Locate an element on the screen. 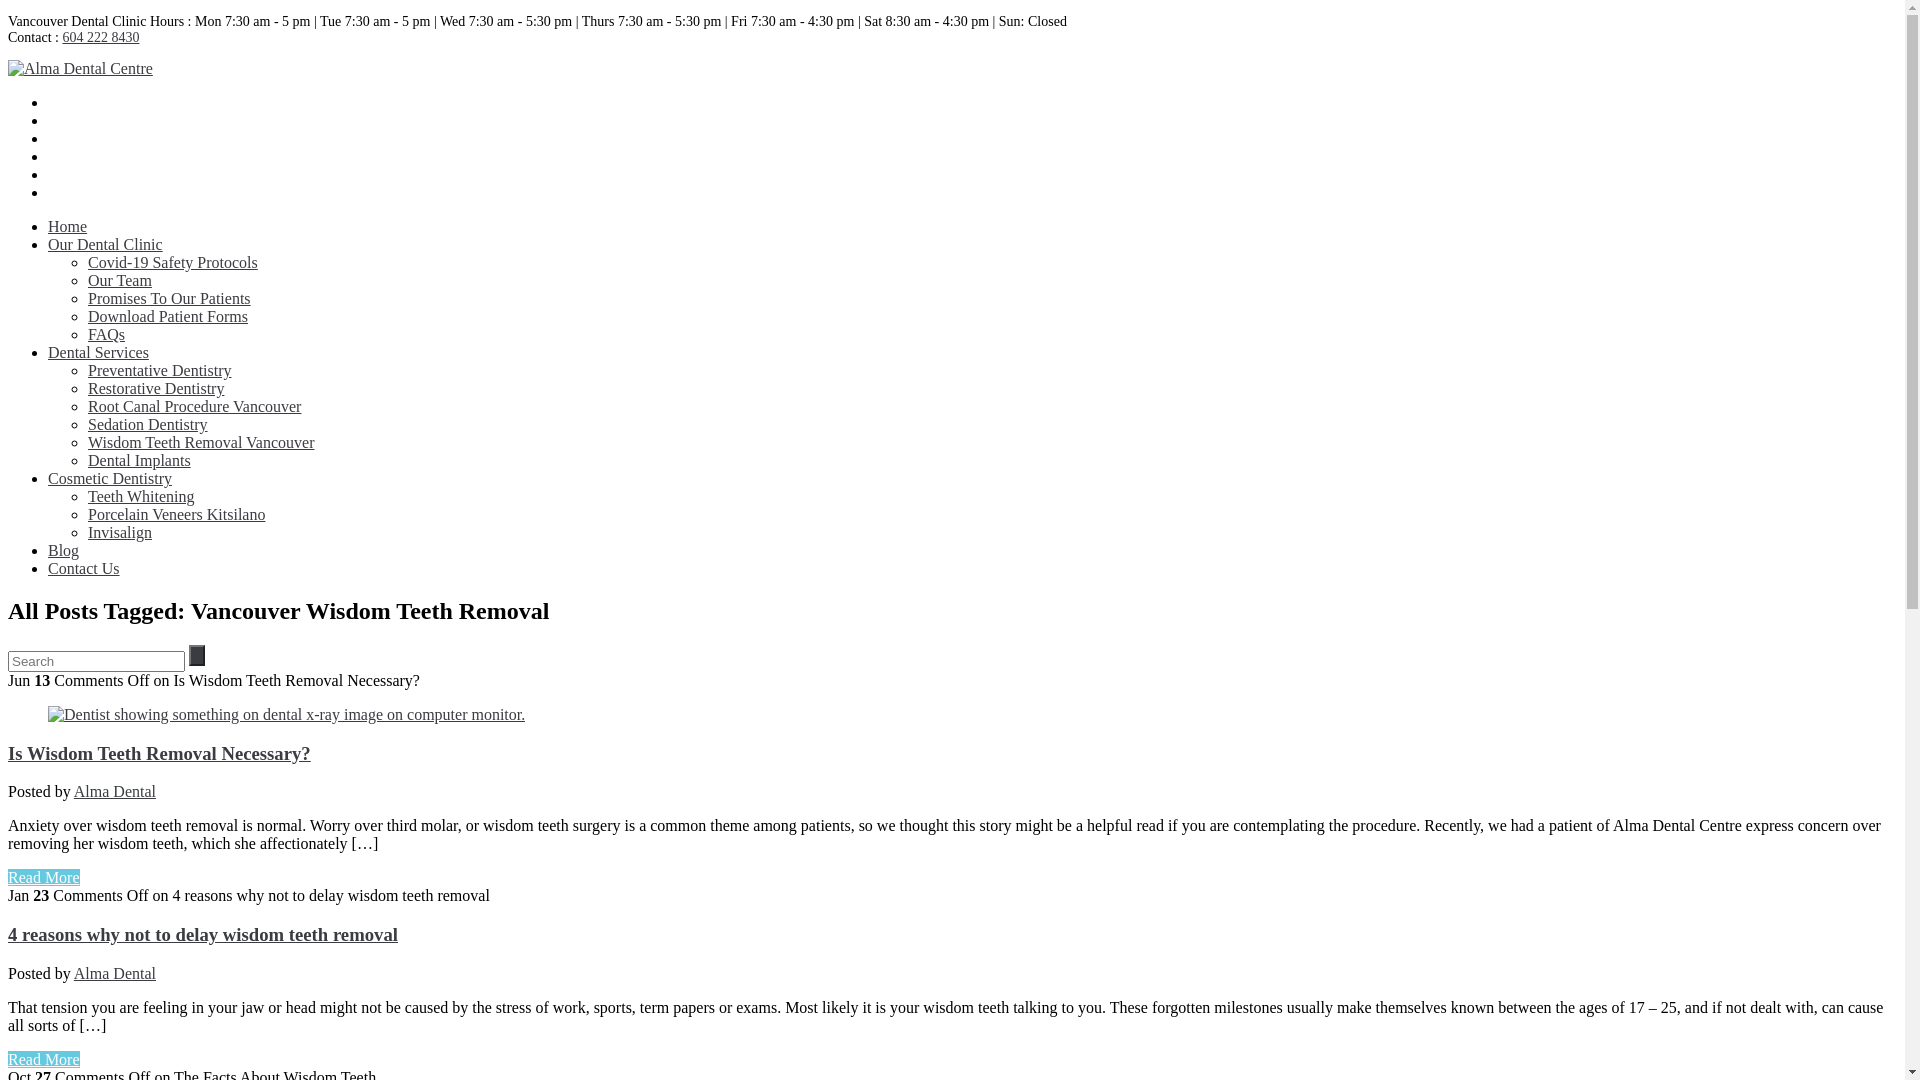 The height and width of the screenshot is (1080, 1920). 'Read More' is located at coordinates (43, 1058).